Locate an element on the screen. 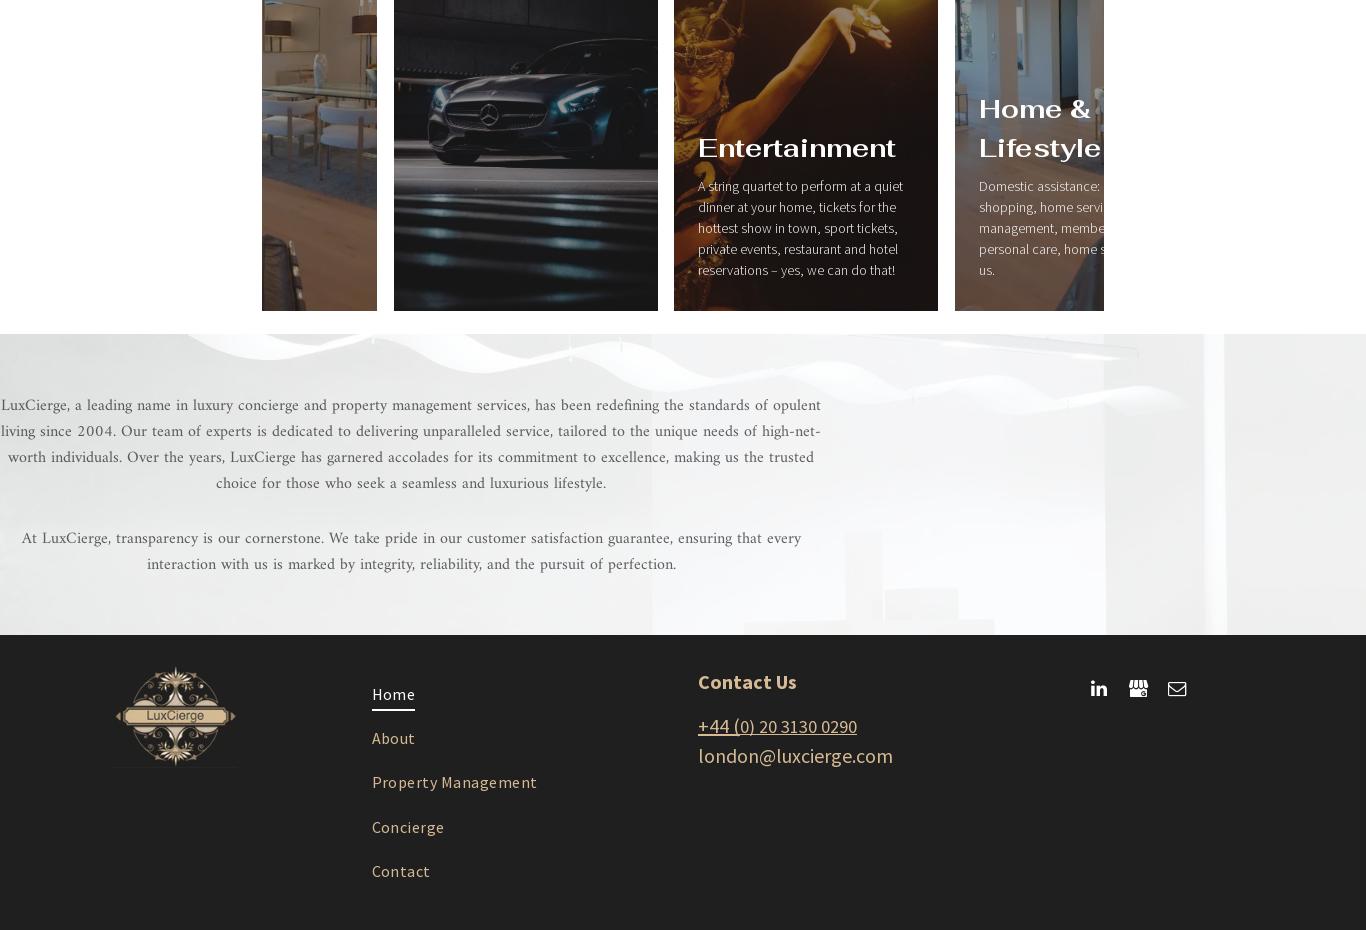 This screenshot has height=930, width=1366. 'Three or four countries in one day with private car hire, chauffer service, airport transport, private jet and a raft of special arrangements – this is what we do best!' is located at coordinates (680, 356).